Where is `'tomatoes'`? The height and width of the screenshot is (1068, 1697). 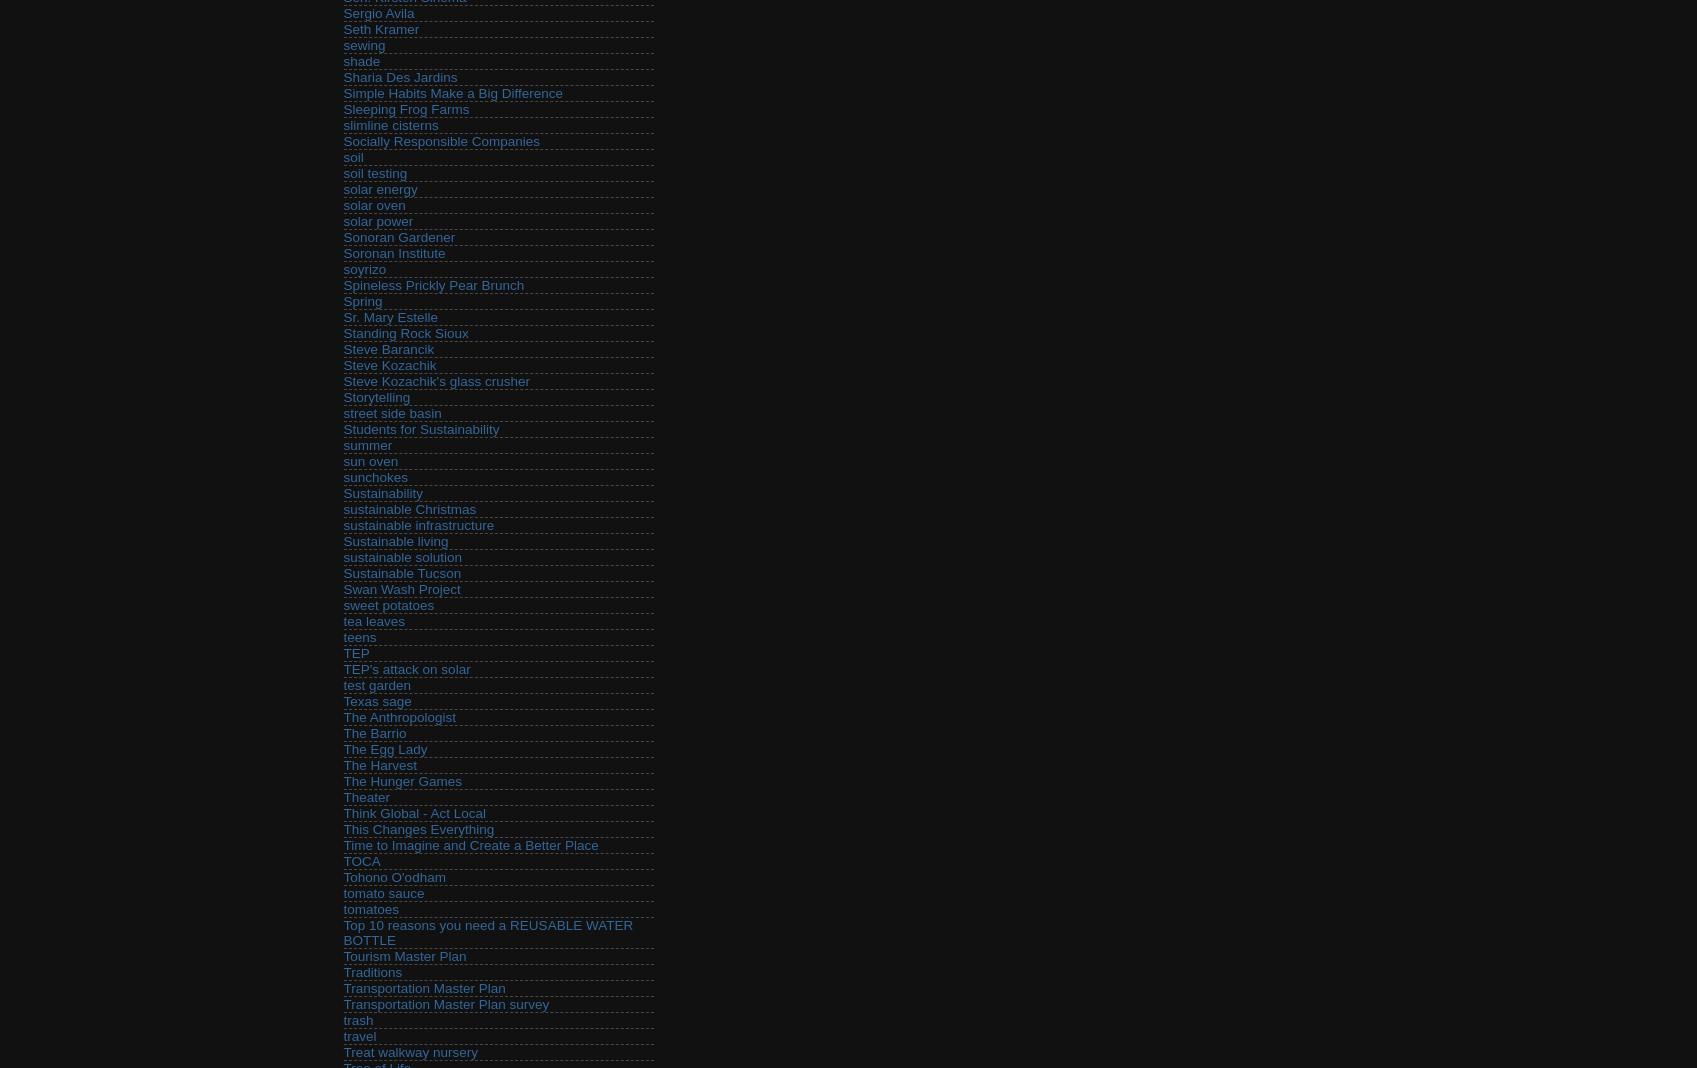 'tomatoes' is located at coordinates (370, 908).